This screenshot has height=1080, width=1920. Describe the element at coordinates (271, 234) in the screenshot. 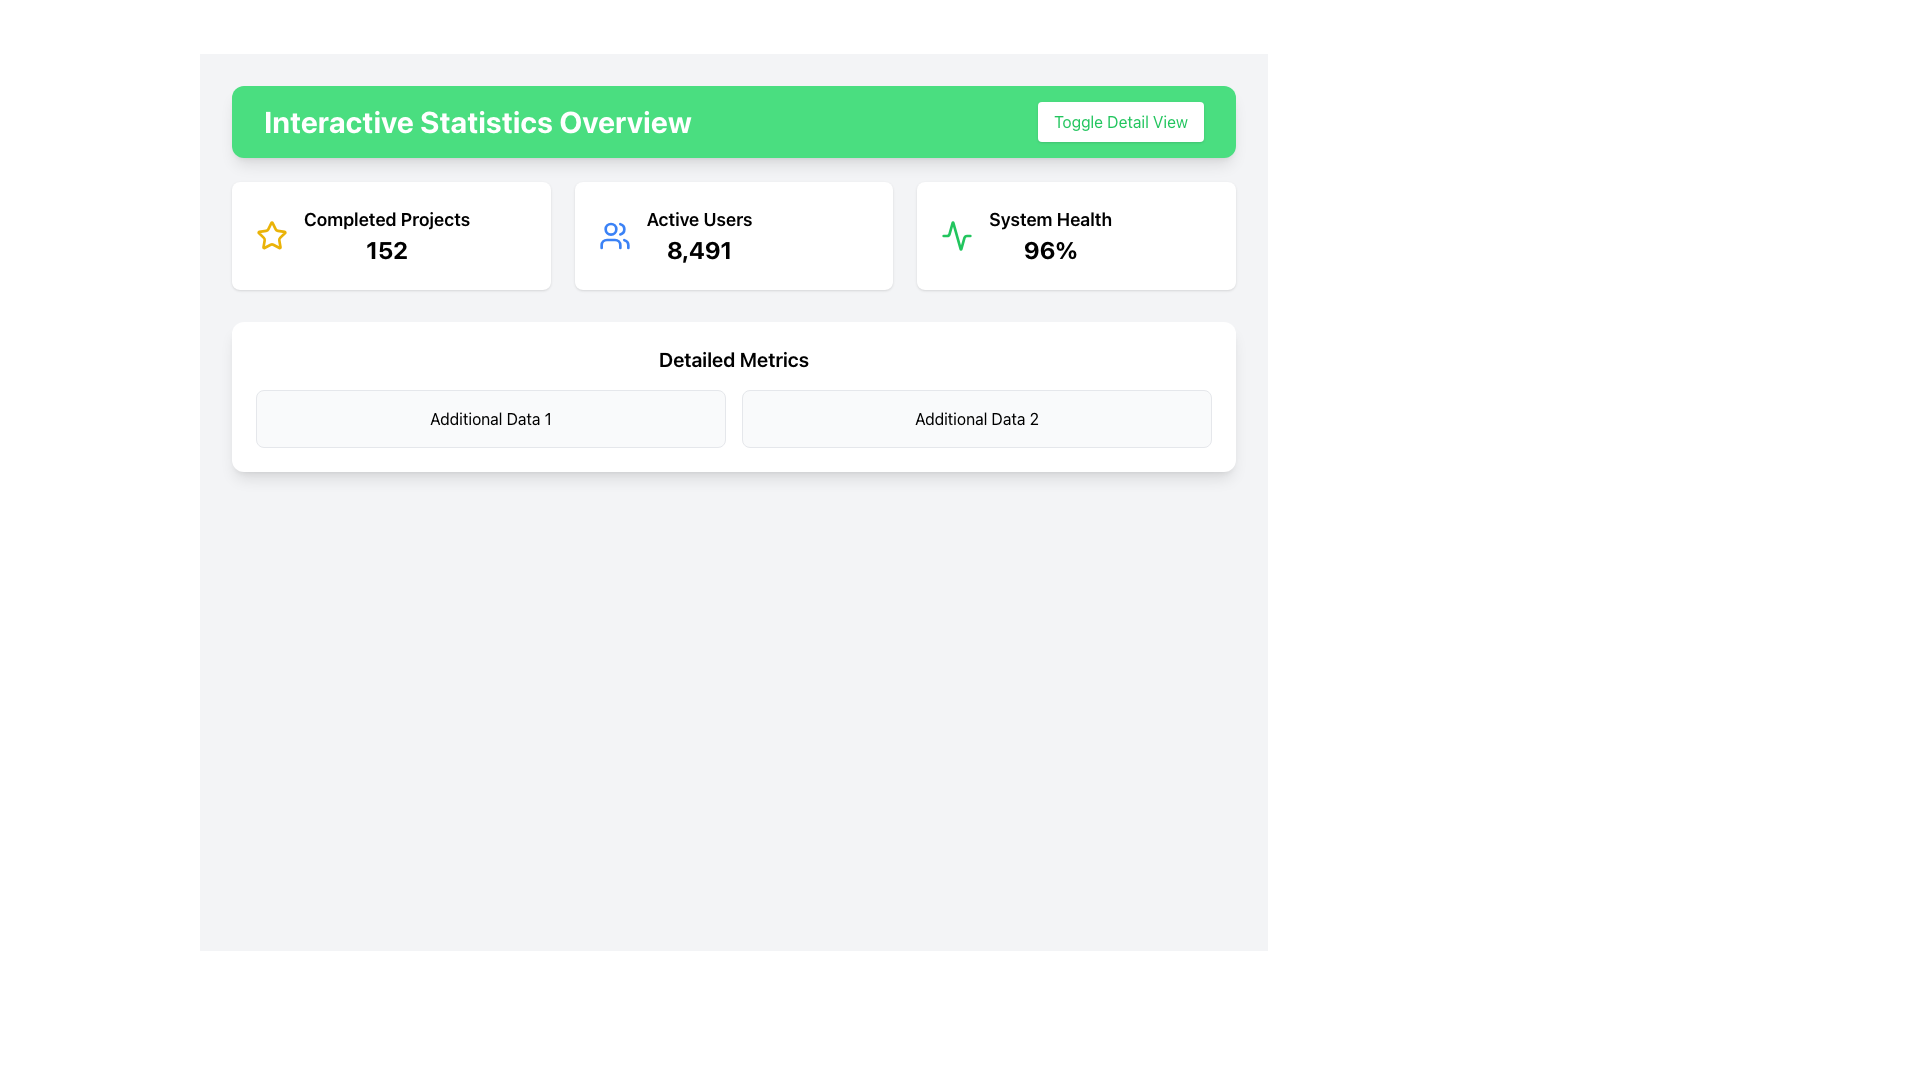

I see `the yellow star icon with a hollow center located in the top-left corner of the 'Completed Projects' card on the dashboard` at that location.